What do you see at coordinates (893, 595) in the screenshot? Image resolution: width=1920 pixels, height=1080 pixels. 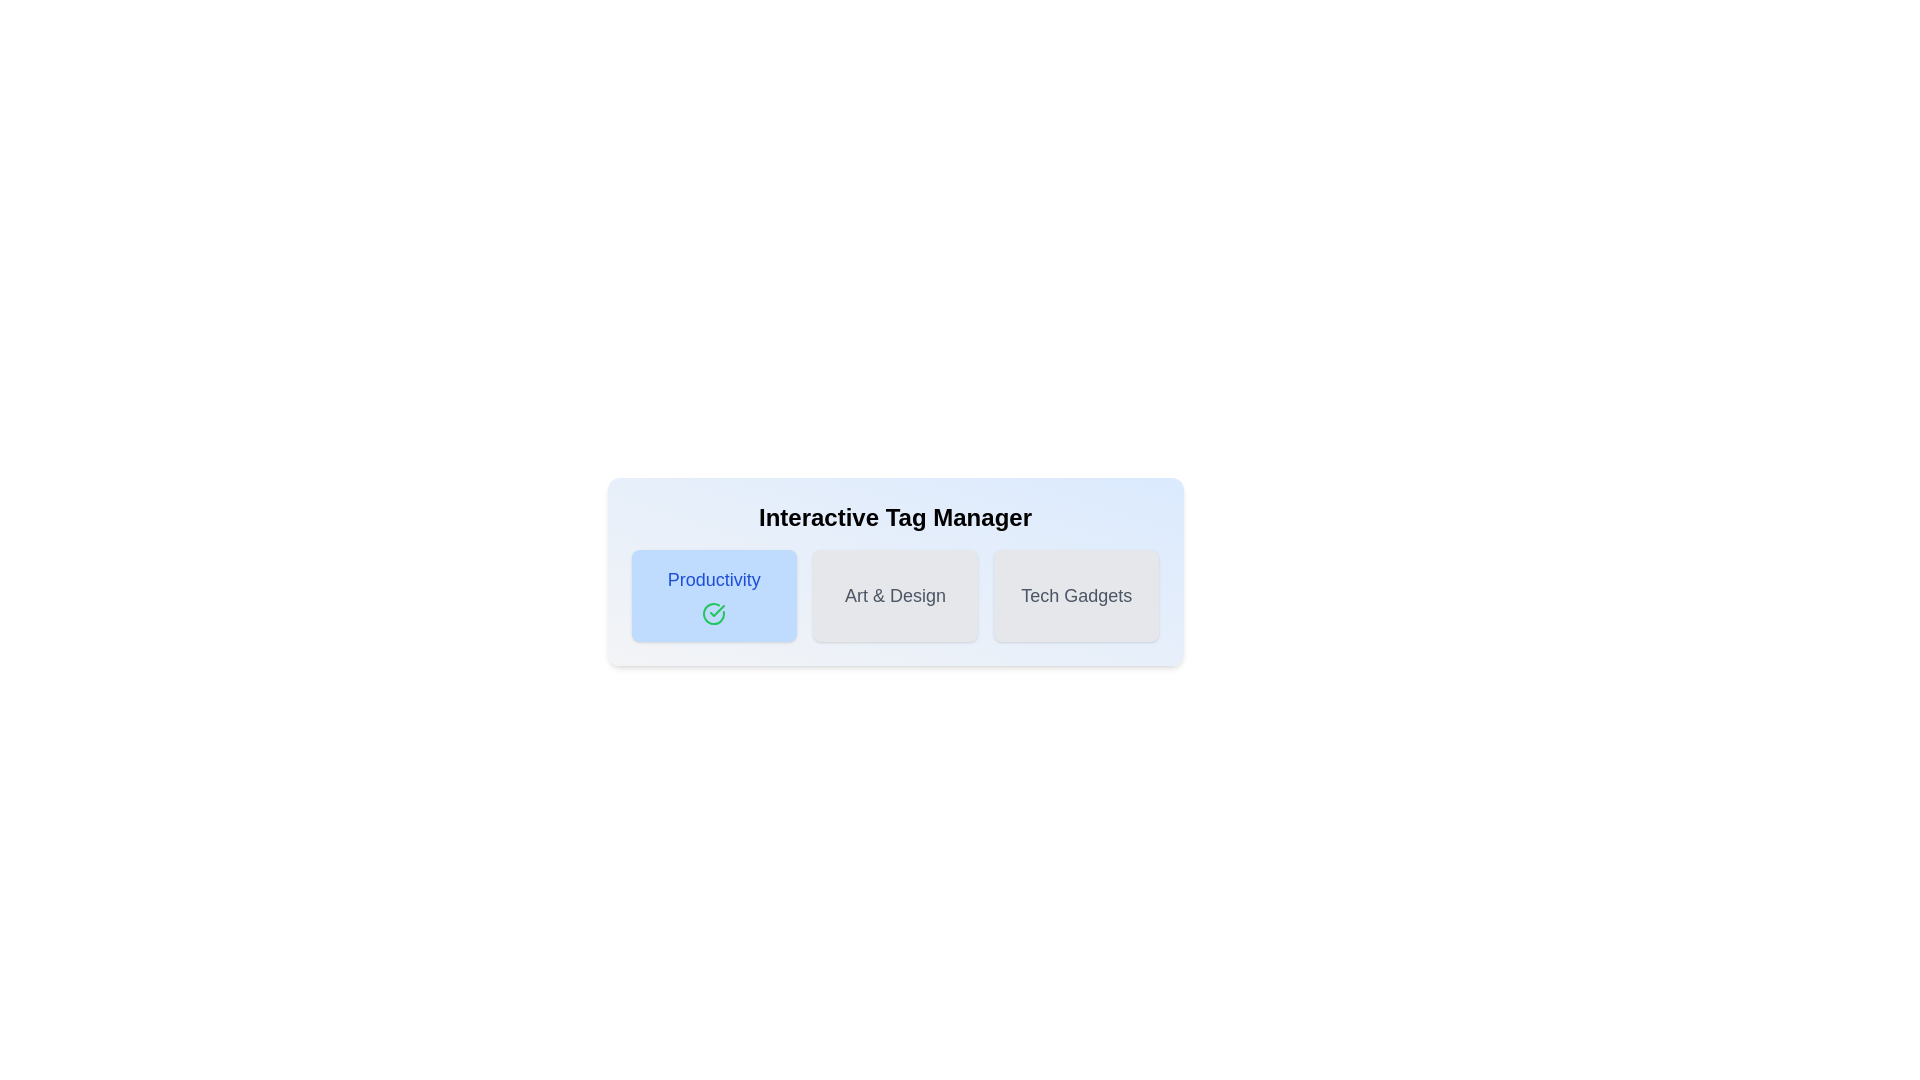 I see `the button labeled 'Art & Design' to observe its hover effect` at bounding box center [893, 595].